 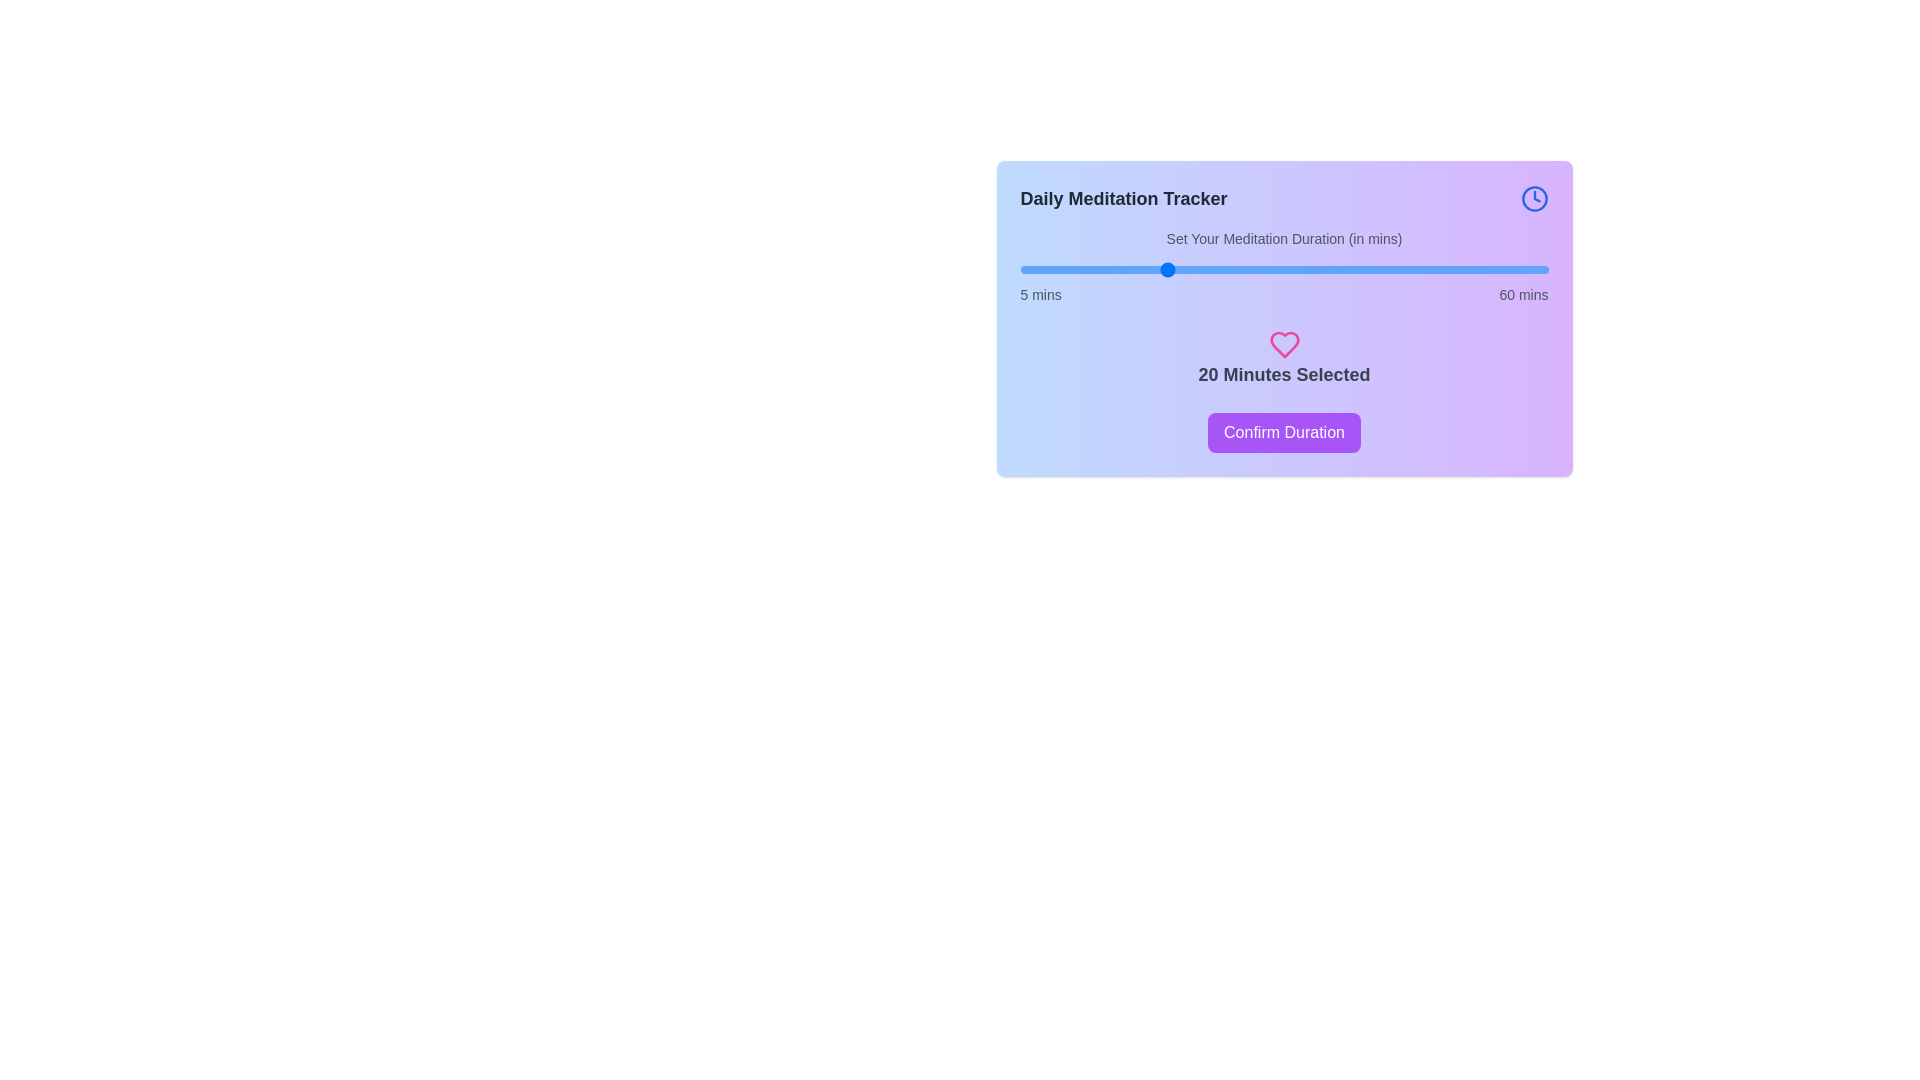 I want to click on the meditation duration to 53 minutes using the slider, so click(x=1481, y=270).